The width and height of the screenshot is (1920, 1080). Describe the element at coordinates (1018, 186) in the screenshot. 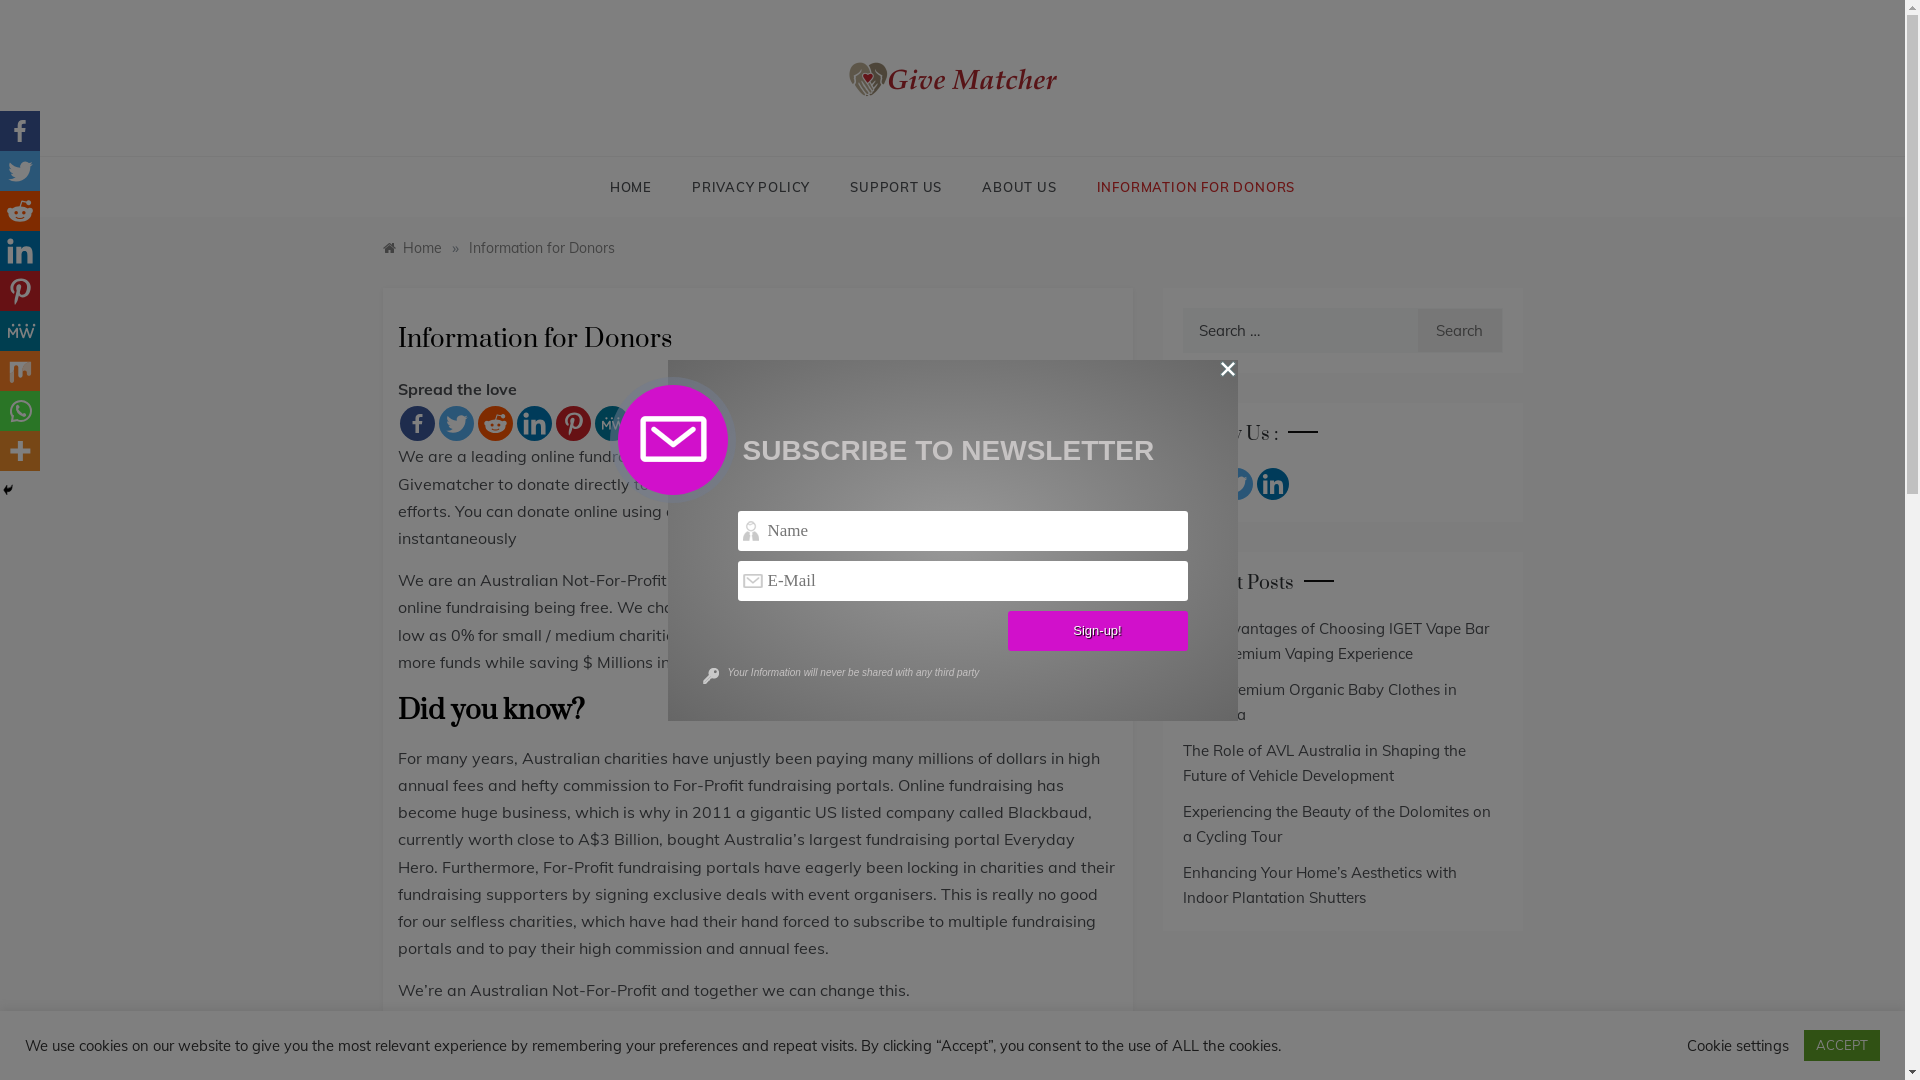

I see `'ABOUT US'` at that location.